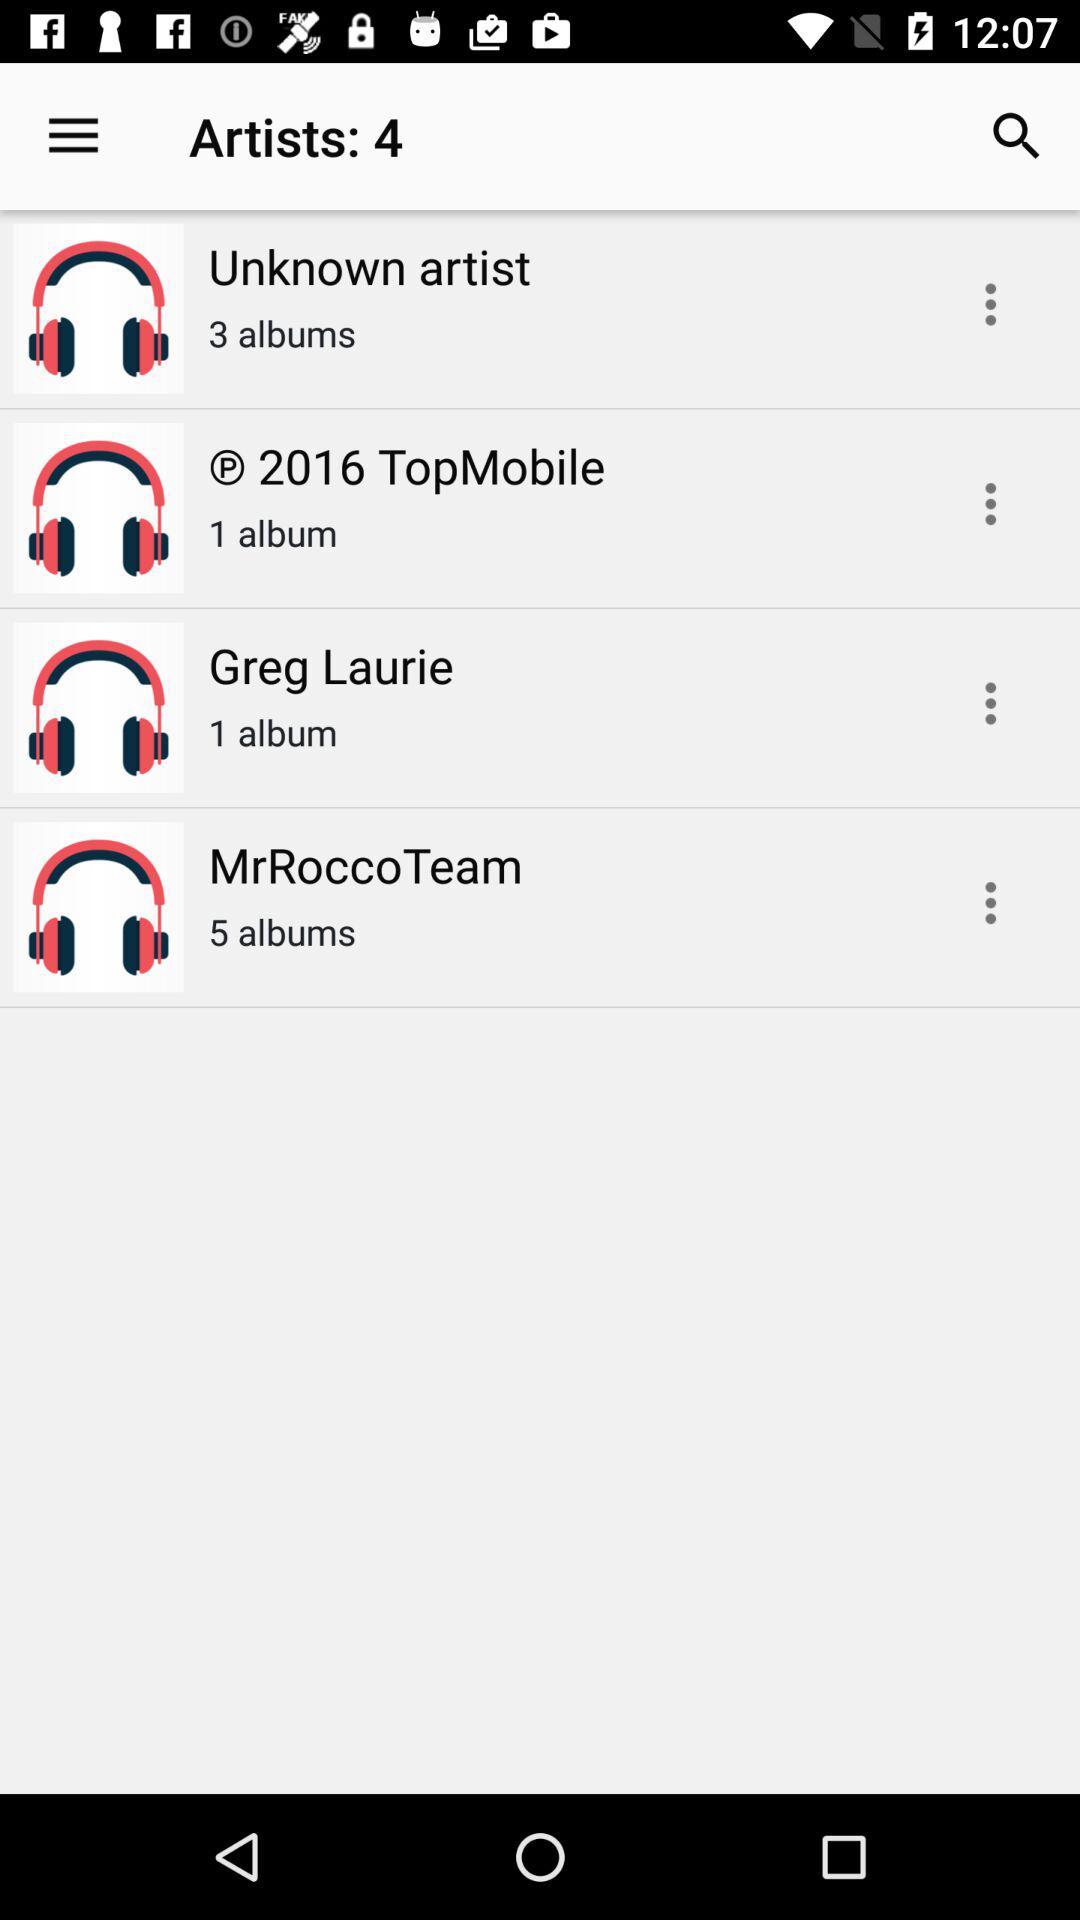  I want to click on menu selection, so click(990, 703).